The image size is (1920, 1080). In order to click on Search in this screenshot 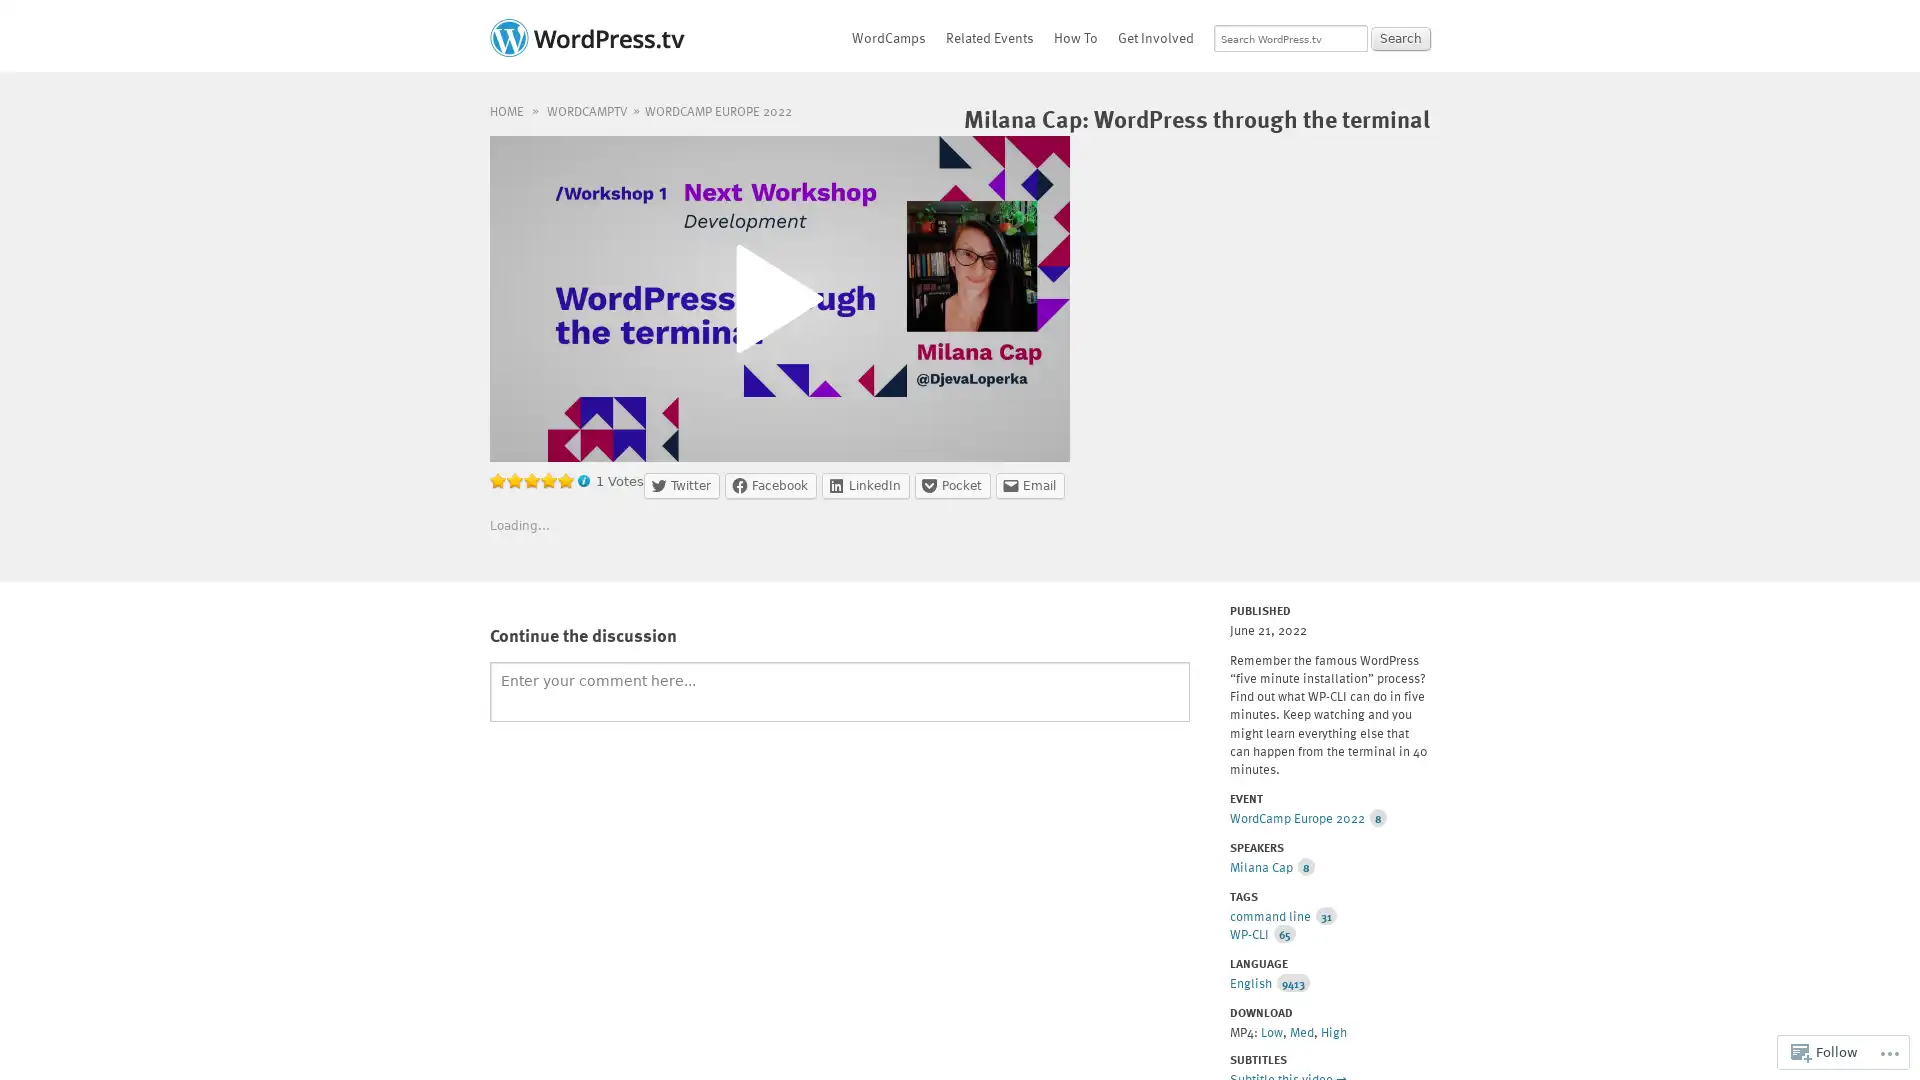, I will do `click(1400, 38)`.